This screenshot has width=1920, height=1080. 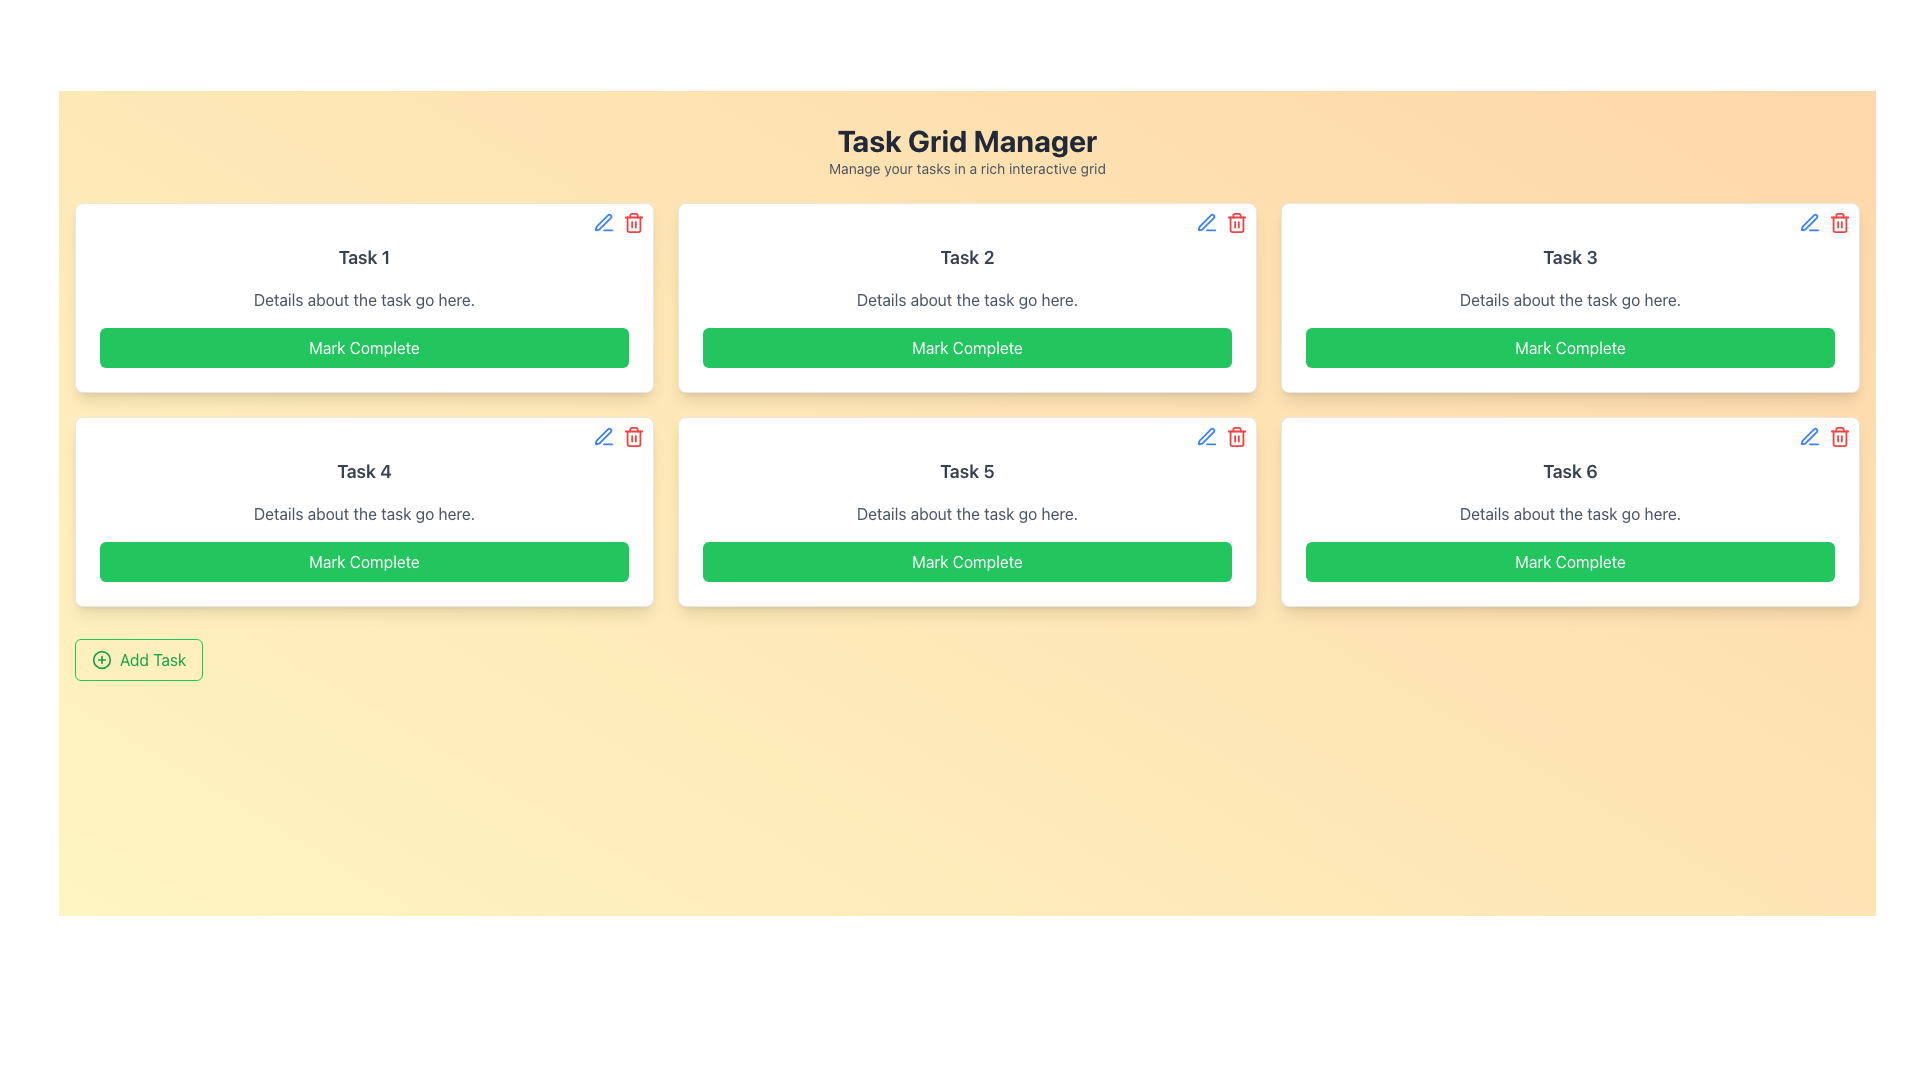 What do you see at coordinates (1569, 346) in the screenshot?
I see `the 'Mark Complete' button with rounded corners and a green background located at the bottom of the third card in the task grid` at bounding box center [1569, 346].